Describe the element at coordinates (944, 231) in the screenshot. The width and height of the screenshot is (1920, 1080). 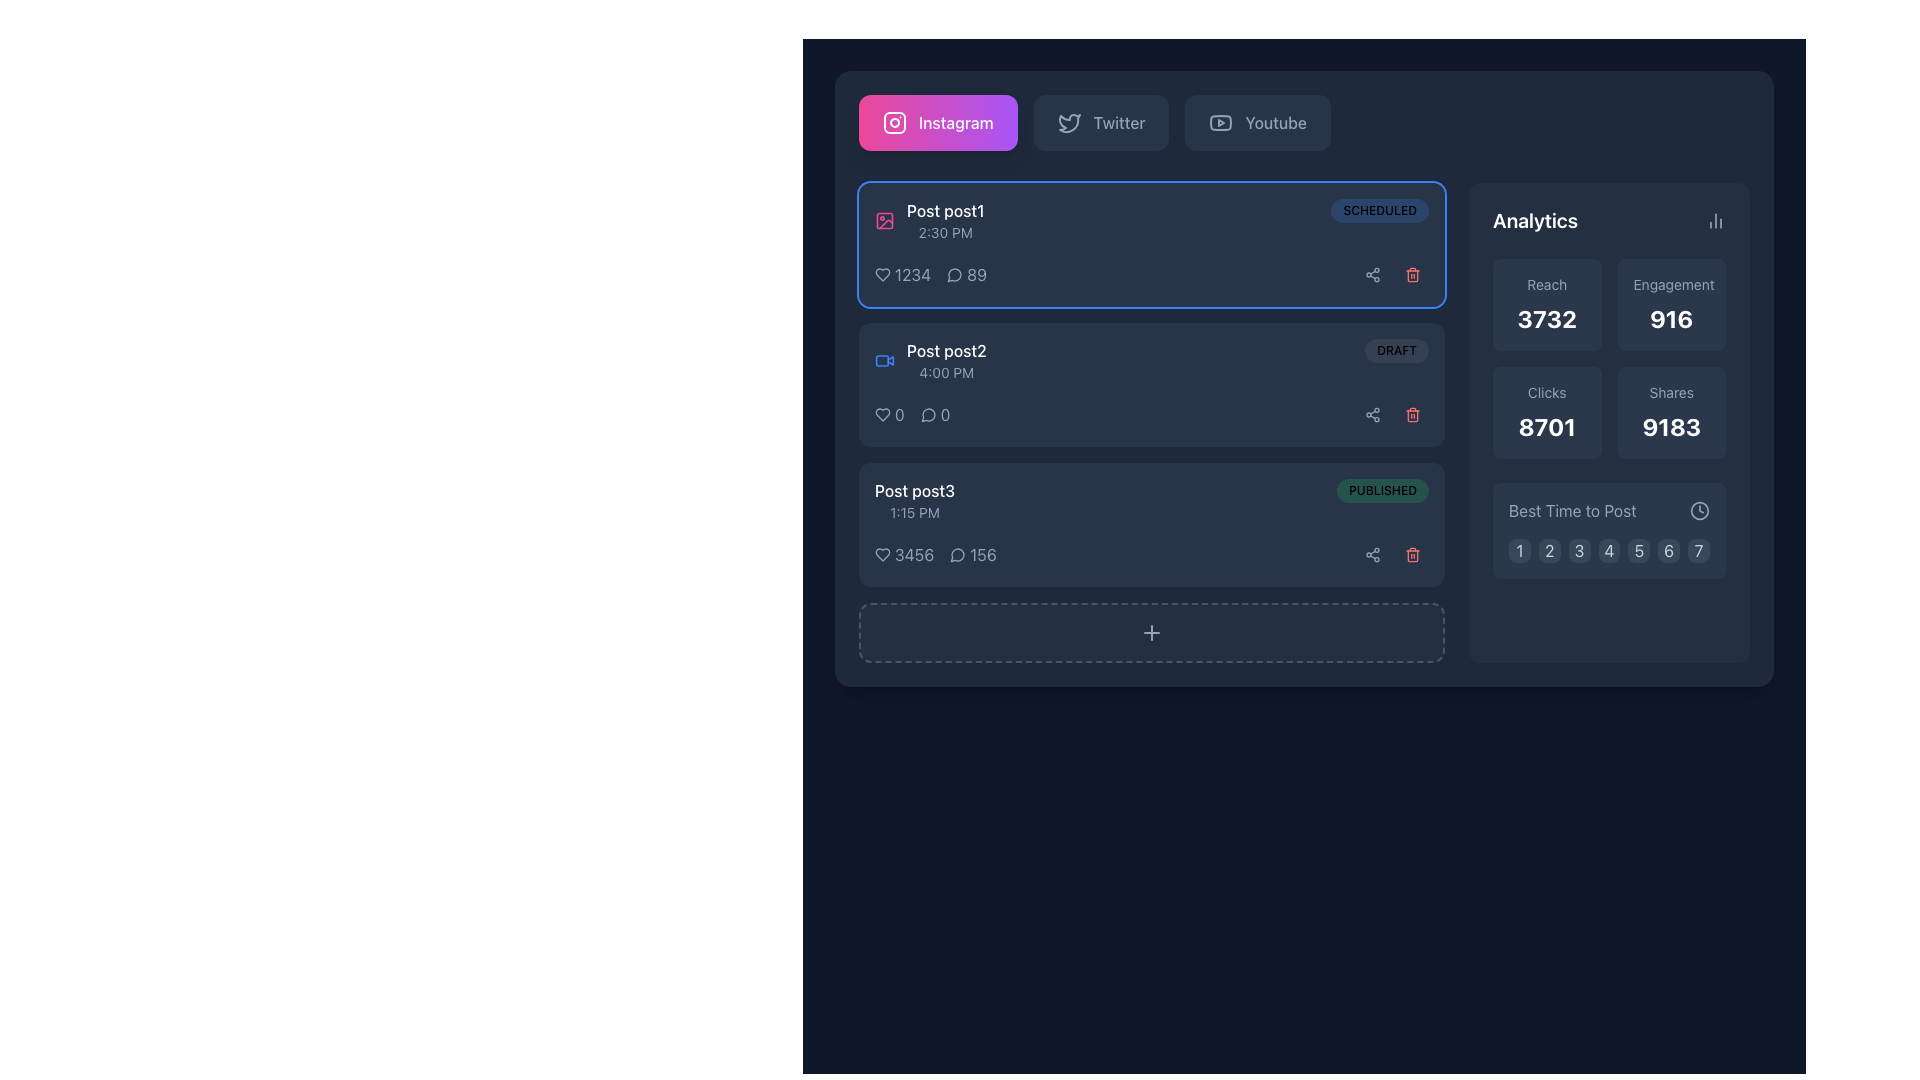
I see `the text display that shows the schedule or posting time of the associated post located in the 'Post post1' section, positioned in the upper-left region of the interface` at that location.